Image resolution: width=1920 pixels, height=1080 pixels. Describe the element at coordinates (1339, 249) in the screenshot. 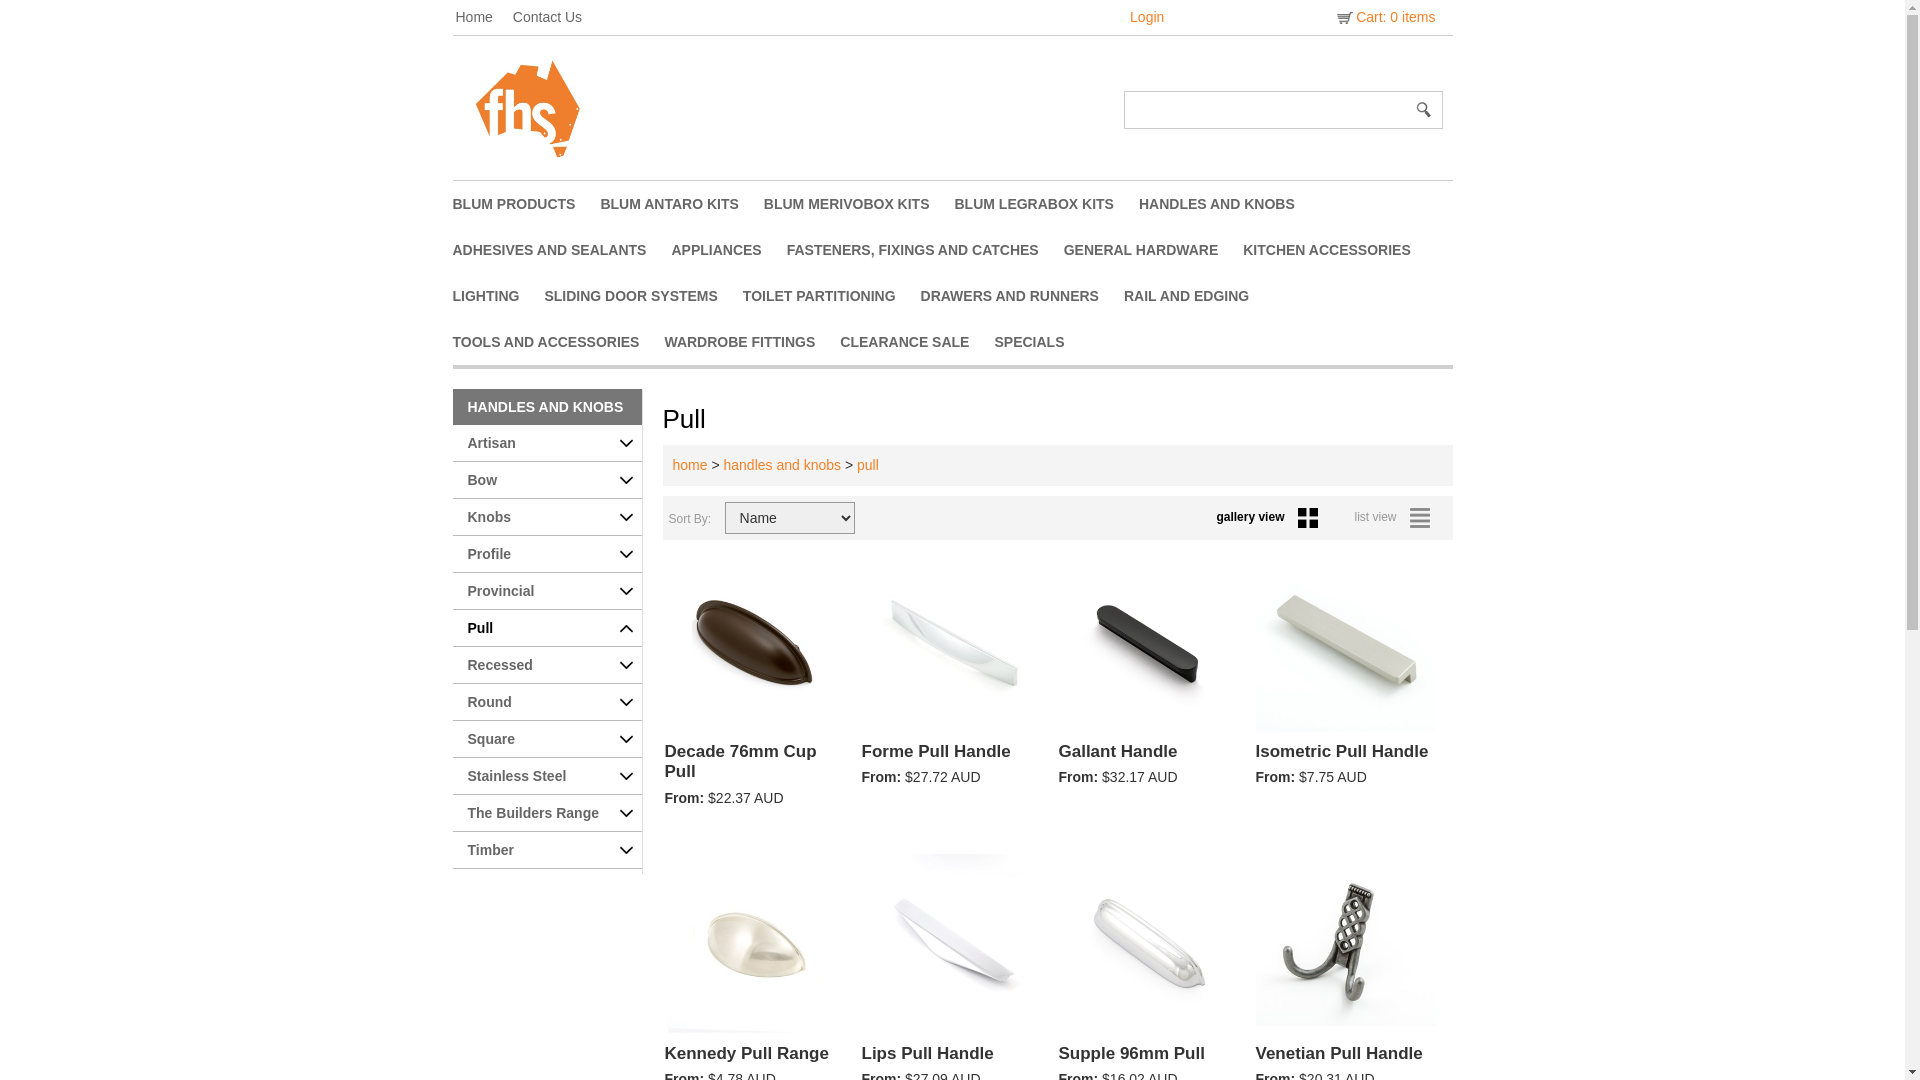

I see `'KITCHEN ACCESSORIES'` at that location.